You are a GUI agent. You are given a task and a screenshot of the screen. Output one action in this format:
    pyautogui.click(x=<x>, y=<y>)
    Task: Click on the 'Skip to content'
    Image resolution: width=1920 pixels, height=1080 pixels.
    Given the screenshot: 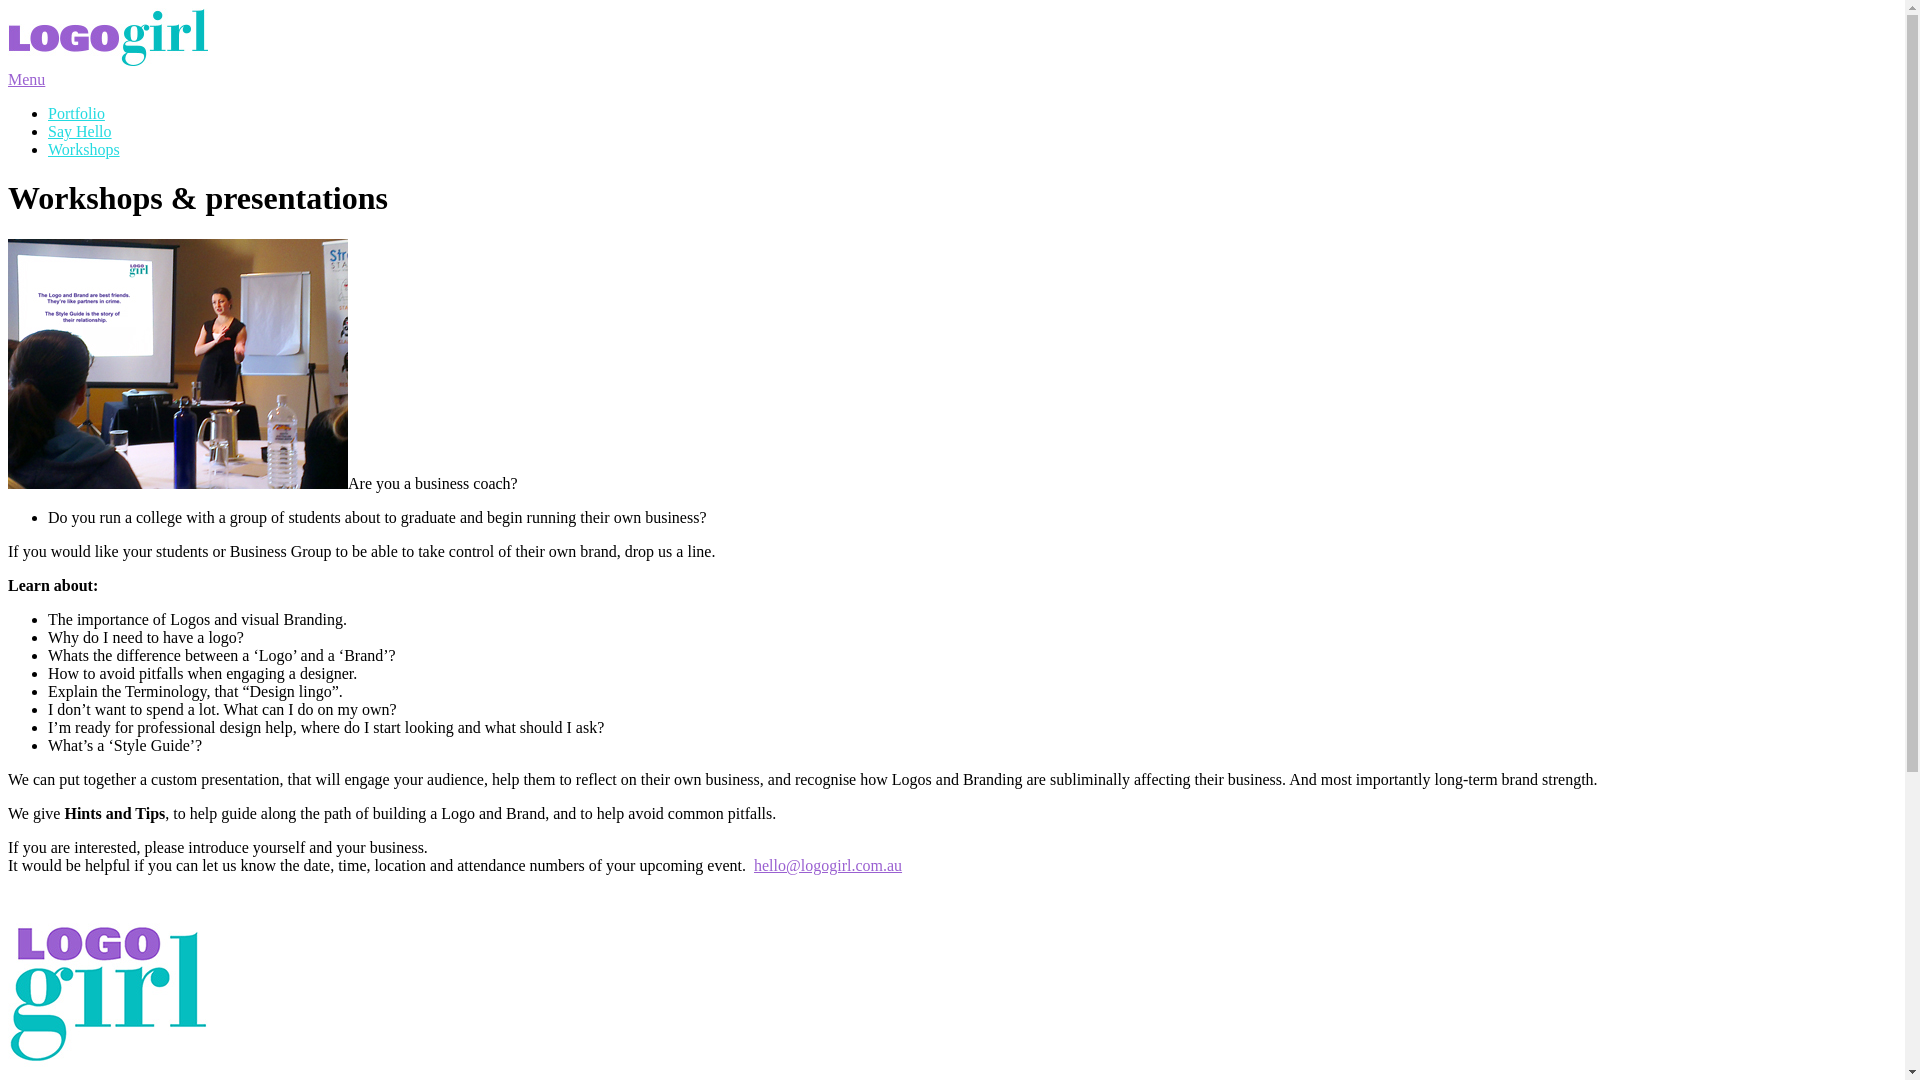 What is the action you would take?
    pyautogui.click(x=7, y=7)
    